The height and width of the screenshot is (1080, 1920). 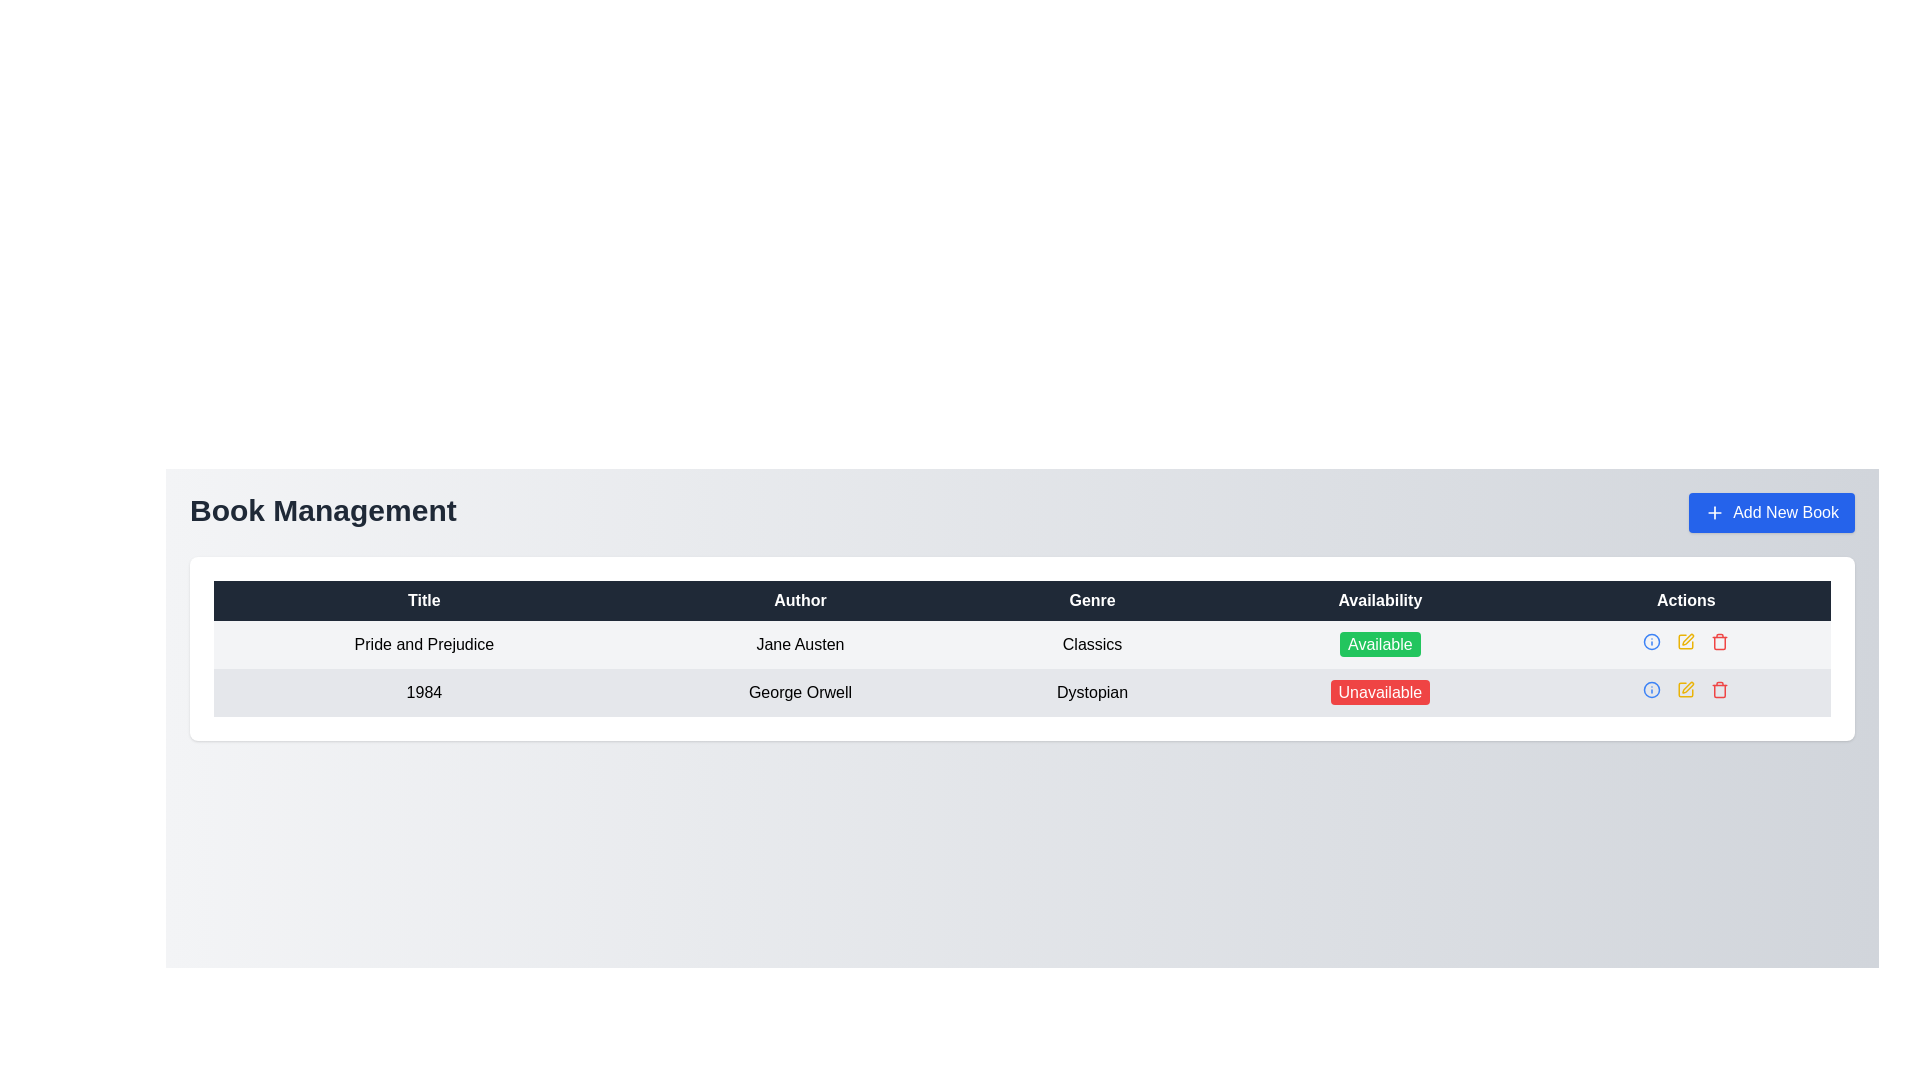 I want to click on the delete button located at the far right of the first row of action icons in the table, so click(x=1719, y=689).